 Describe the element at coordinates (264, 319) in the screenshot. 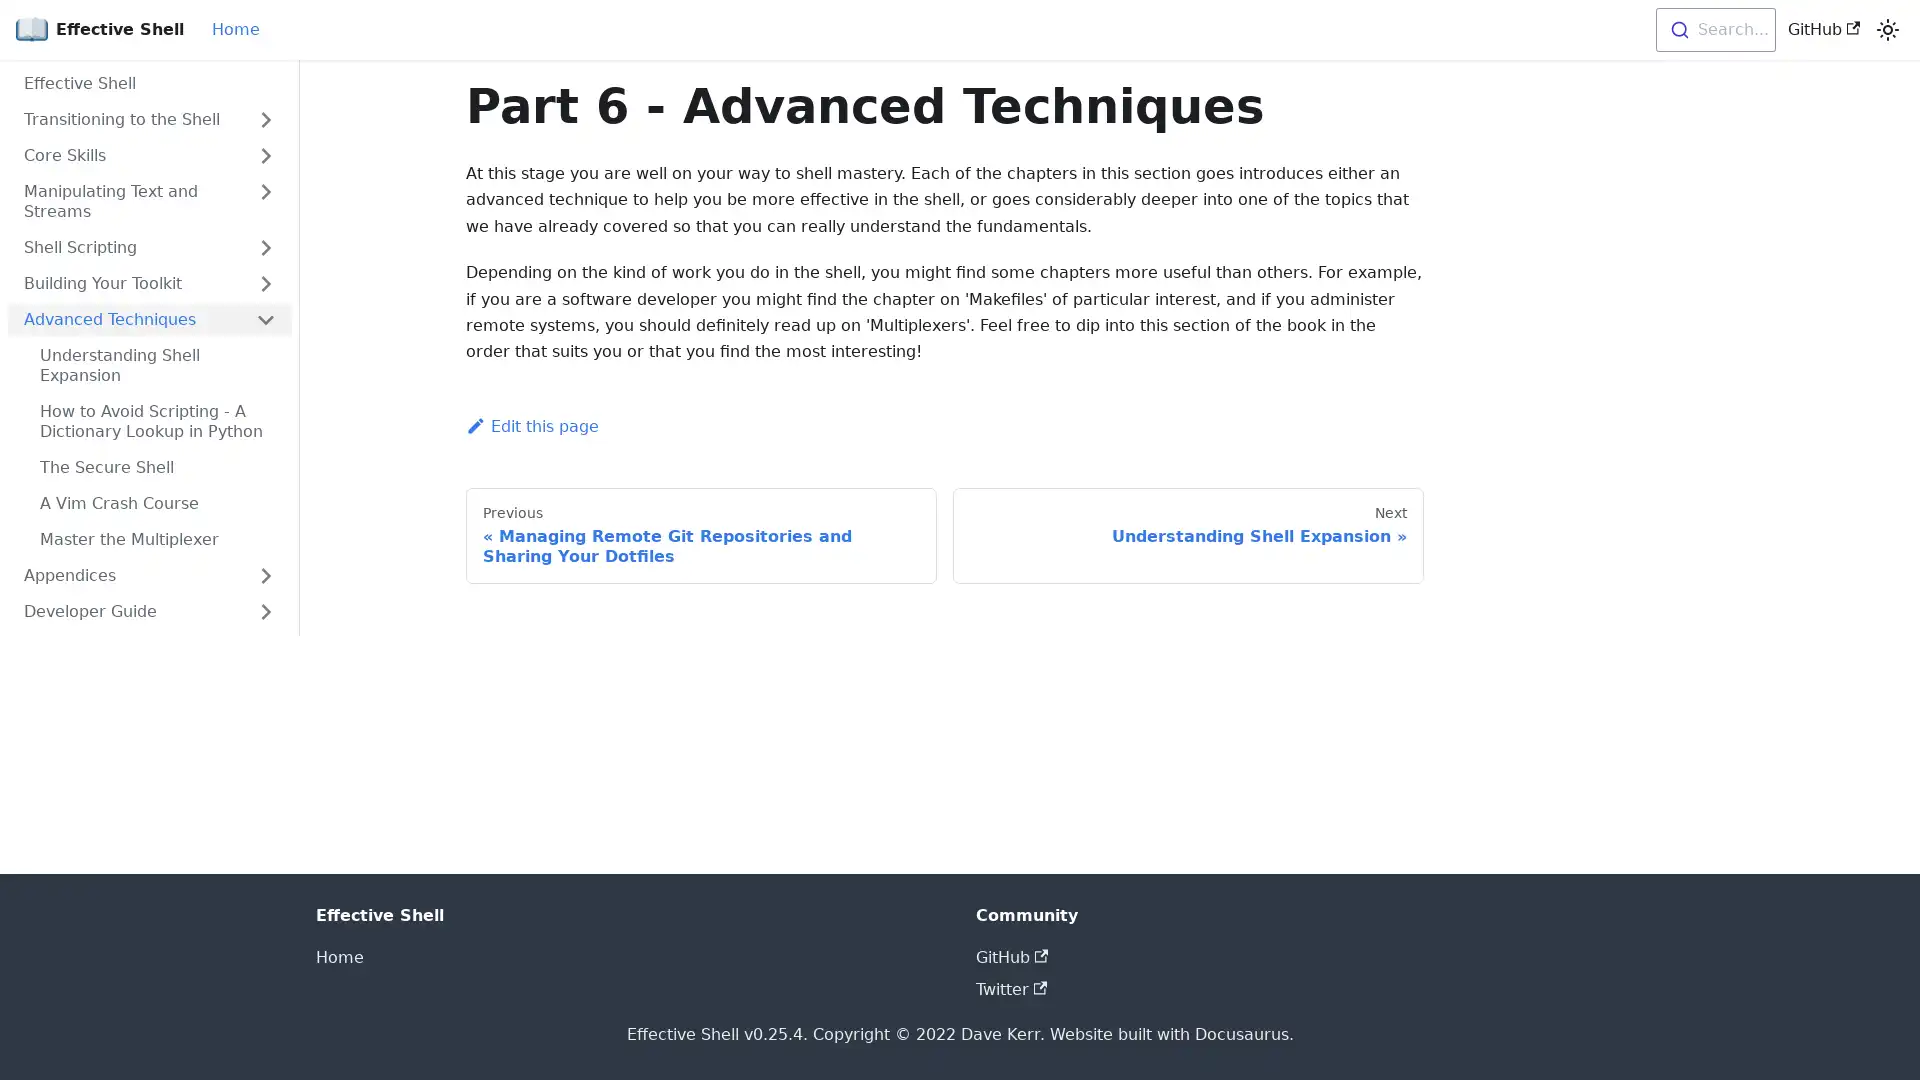

I see `Toggle the collapsible sidebar category 'Advanced Techniques'` at that location.